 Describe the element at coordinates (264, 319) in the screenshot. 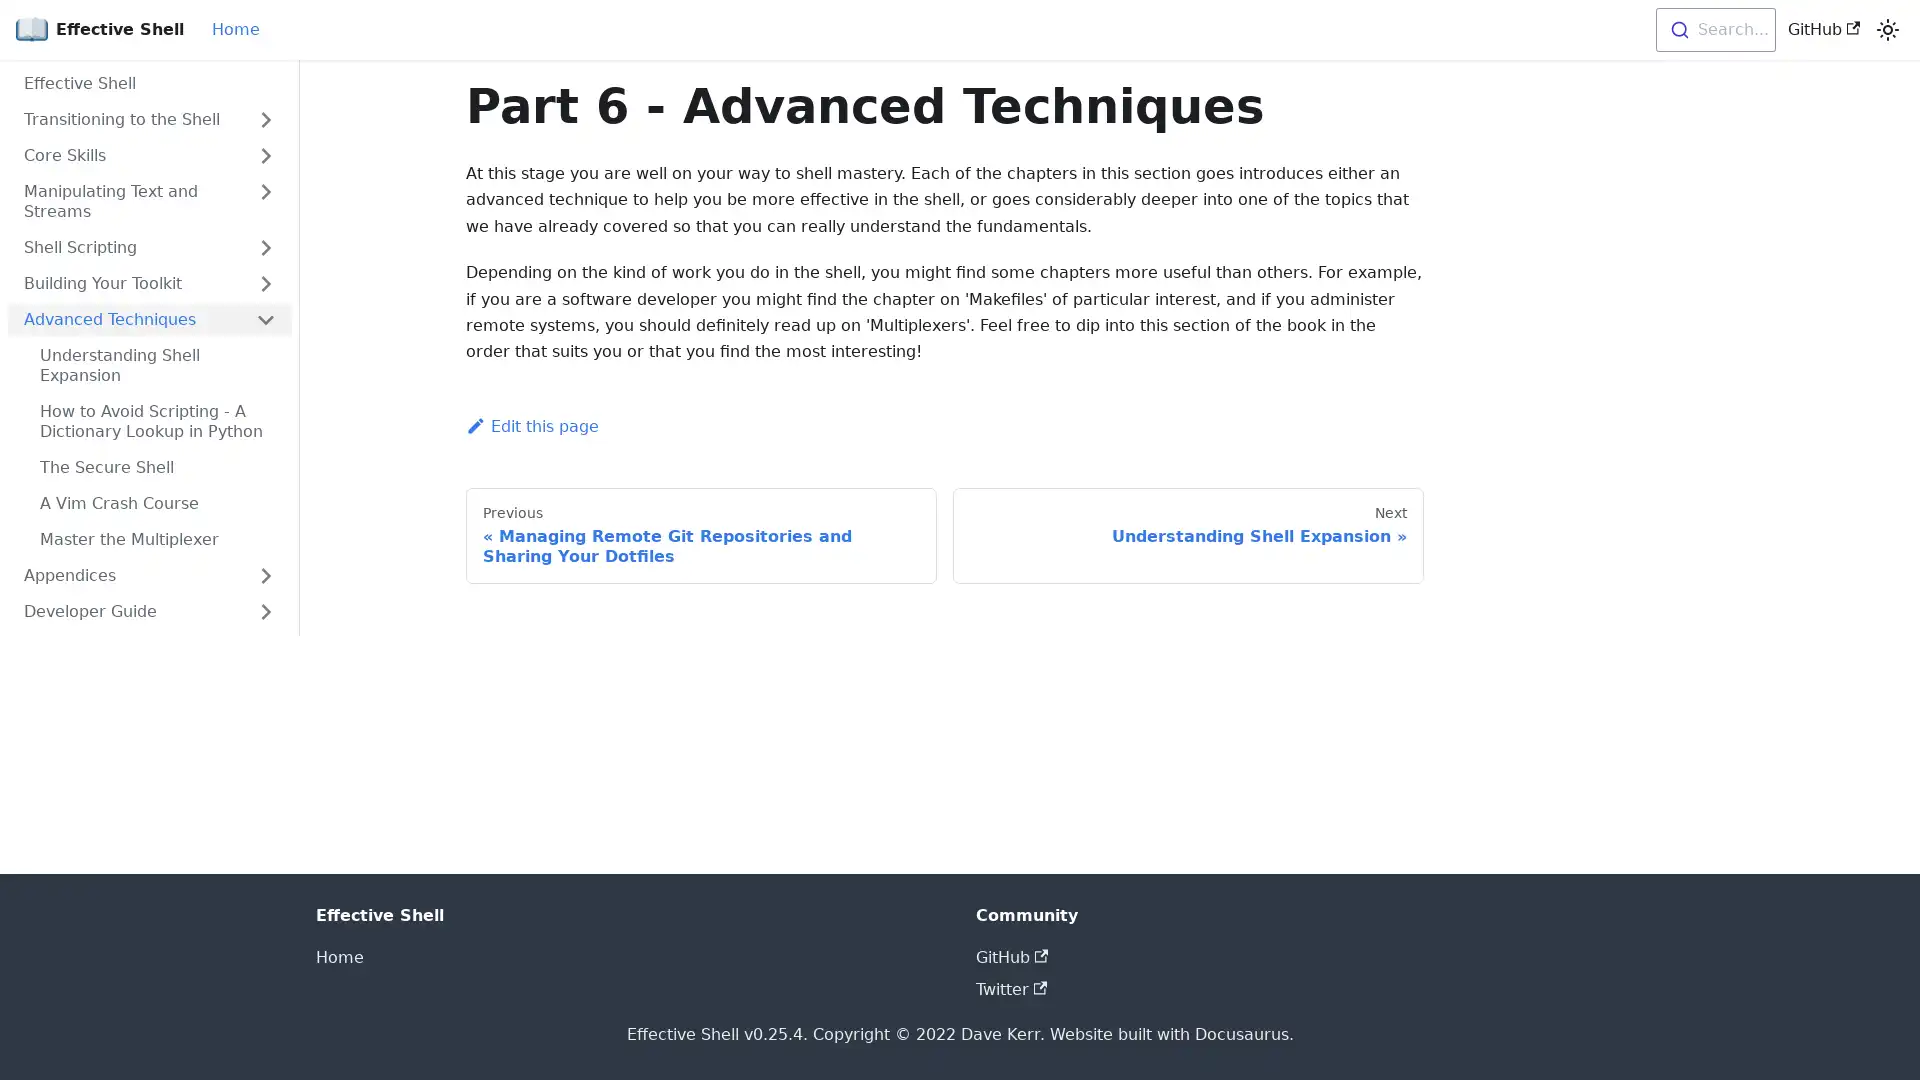

I see `Toggle the collapsible sidebar category 'Advanced Techniques'` at that location.